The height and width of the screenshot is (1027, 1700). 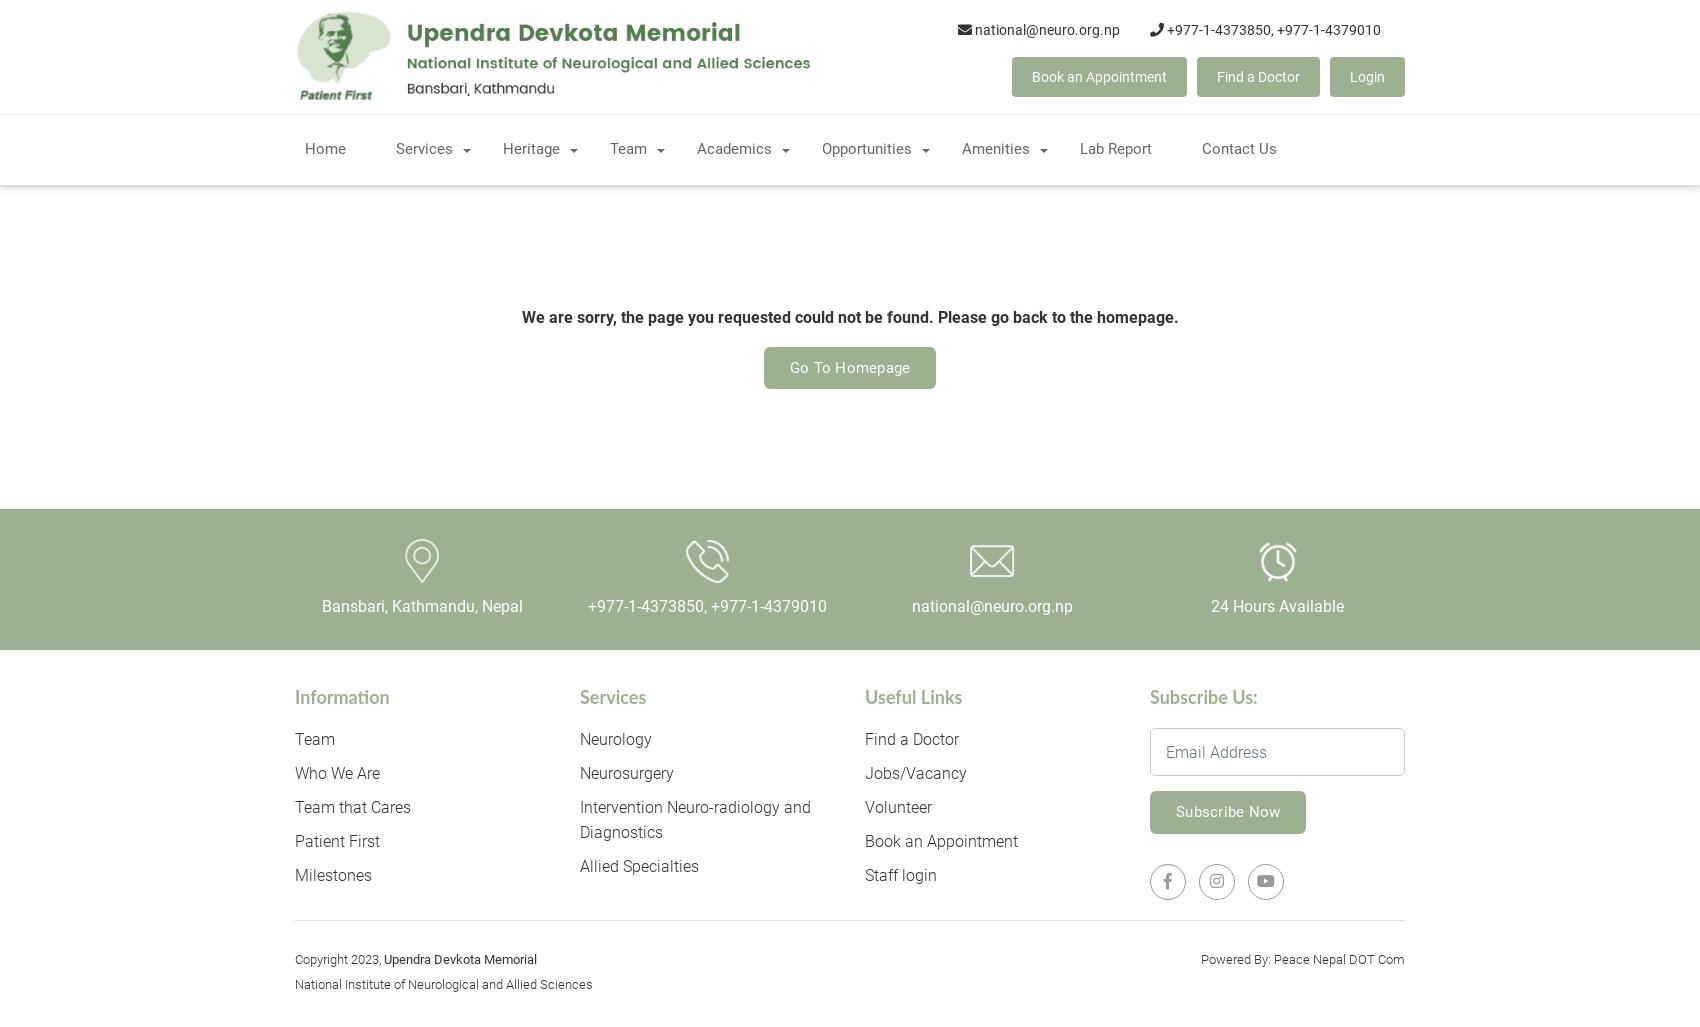 I want to click on '24 Hours Available', so click(x=1277, y=606).